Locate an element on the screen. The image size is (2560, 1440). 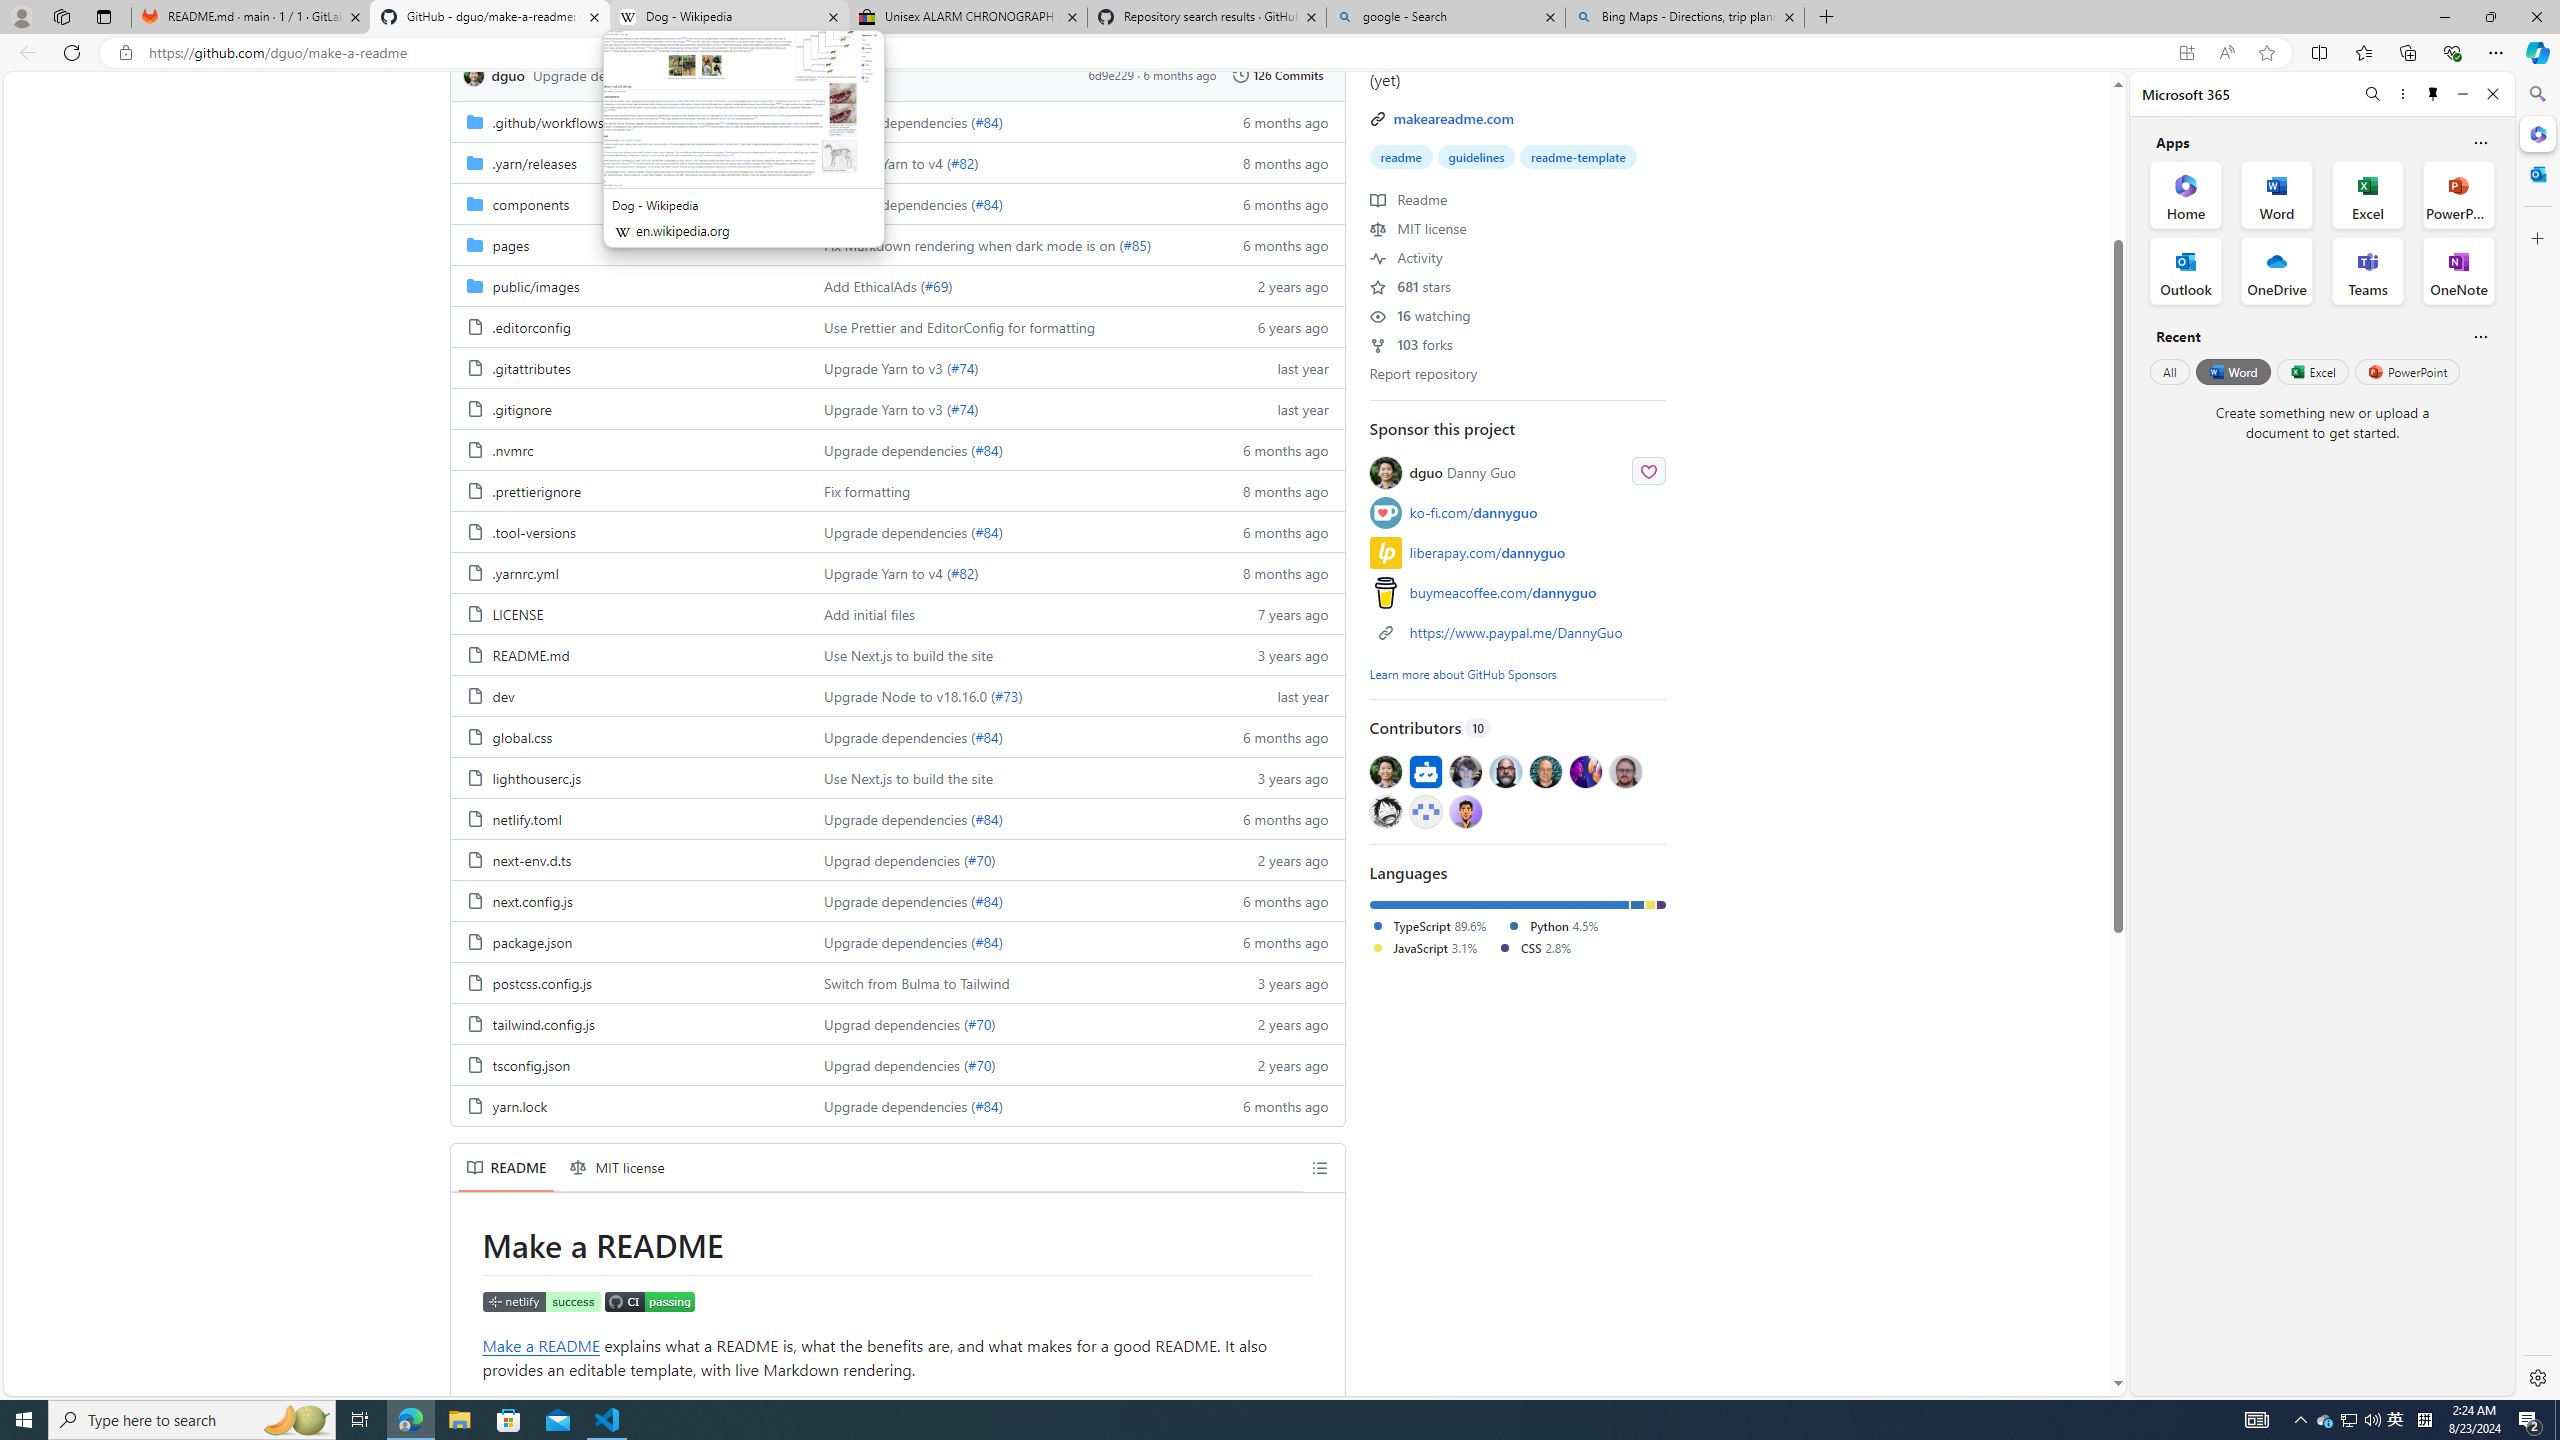
'Report repository' is located at coordinates (1422, 371).